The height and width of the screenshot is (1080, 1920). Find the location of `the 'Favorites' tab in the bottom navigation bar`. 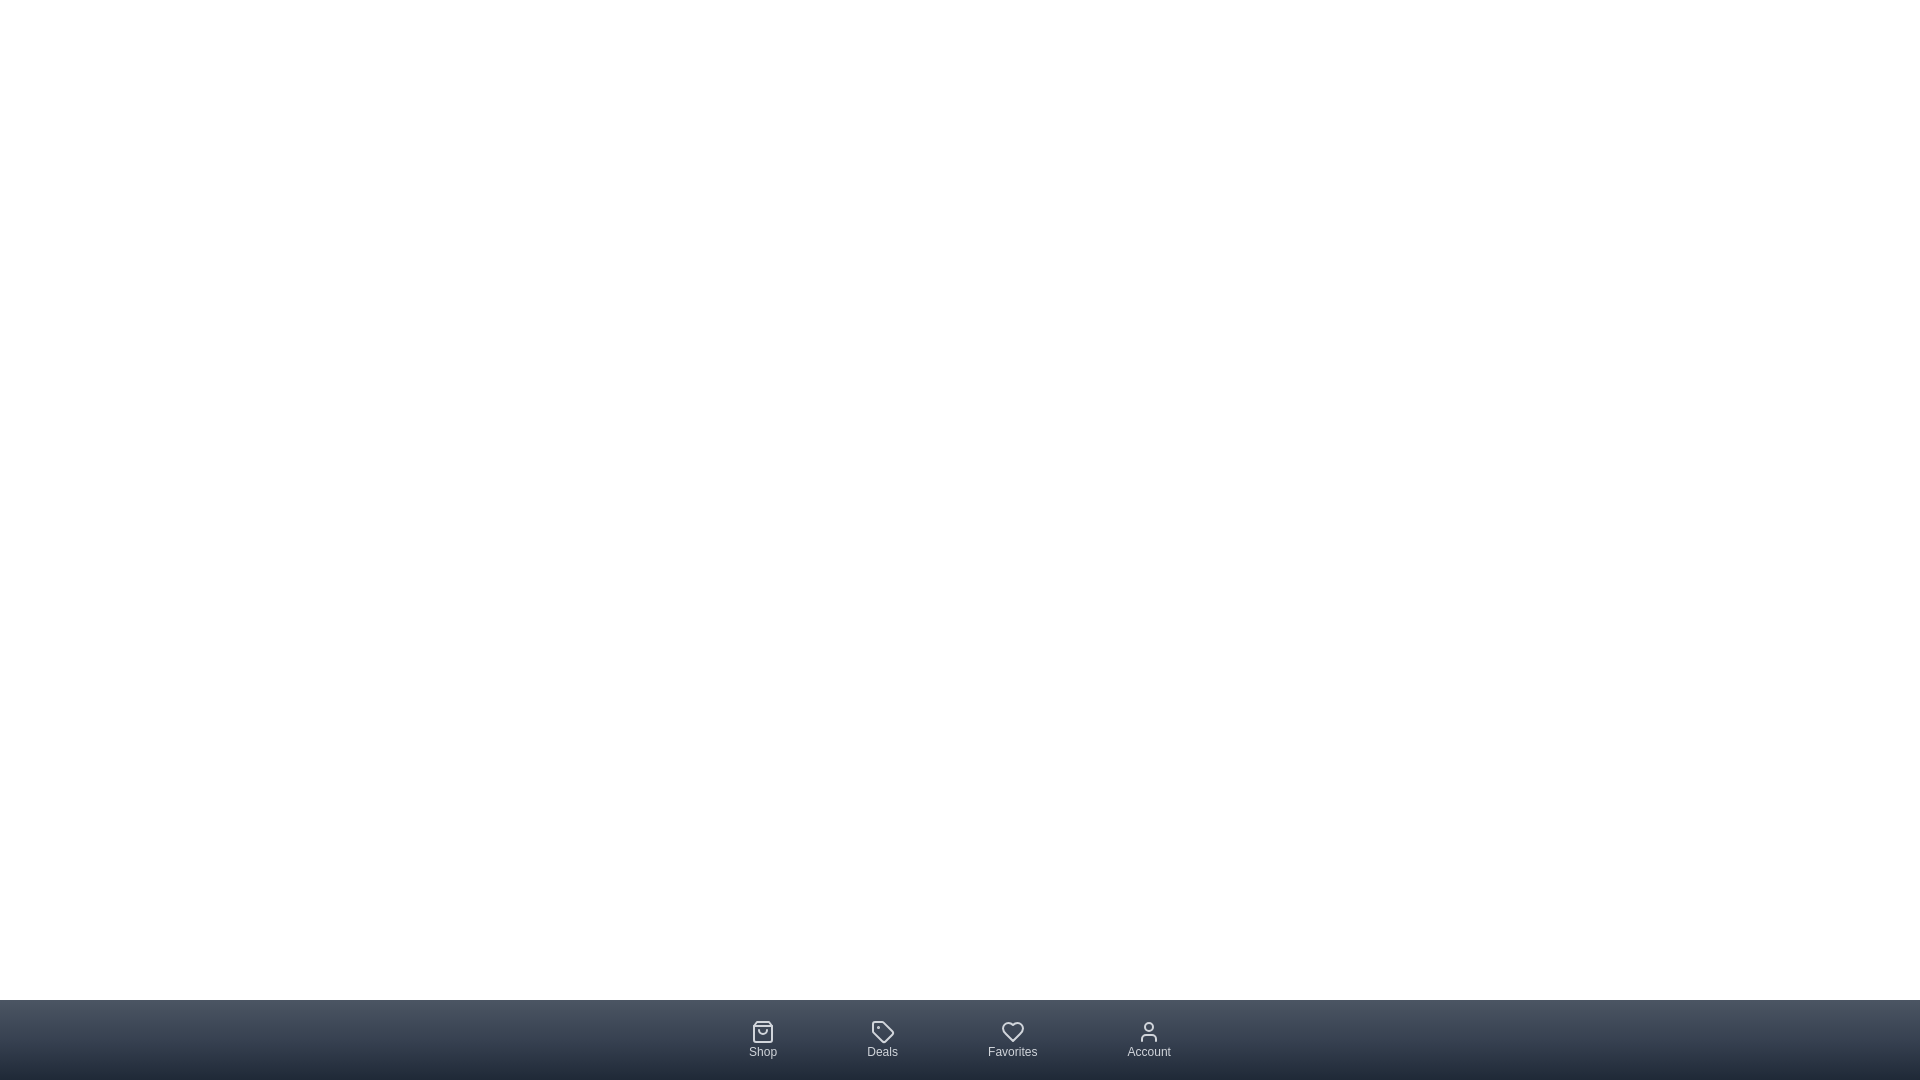

the 'Favorites' tab in the bottom navigation bar is located at coordinates (1012, 1039).